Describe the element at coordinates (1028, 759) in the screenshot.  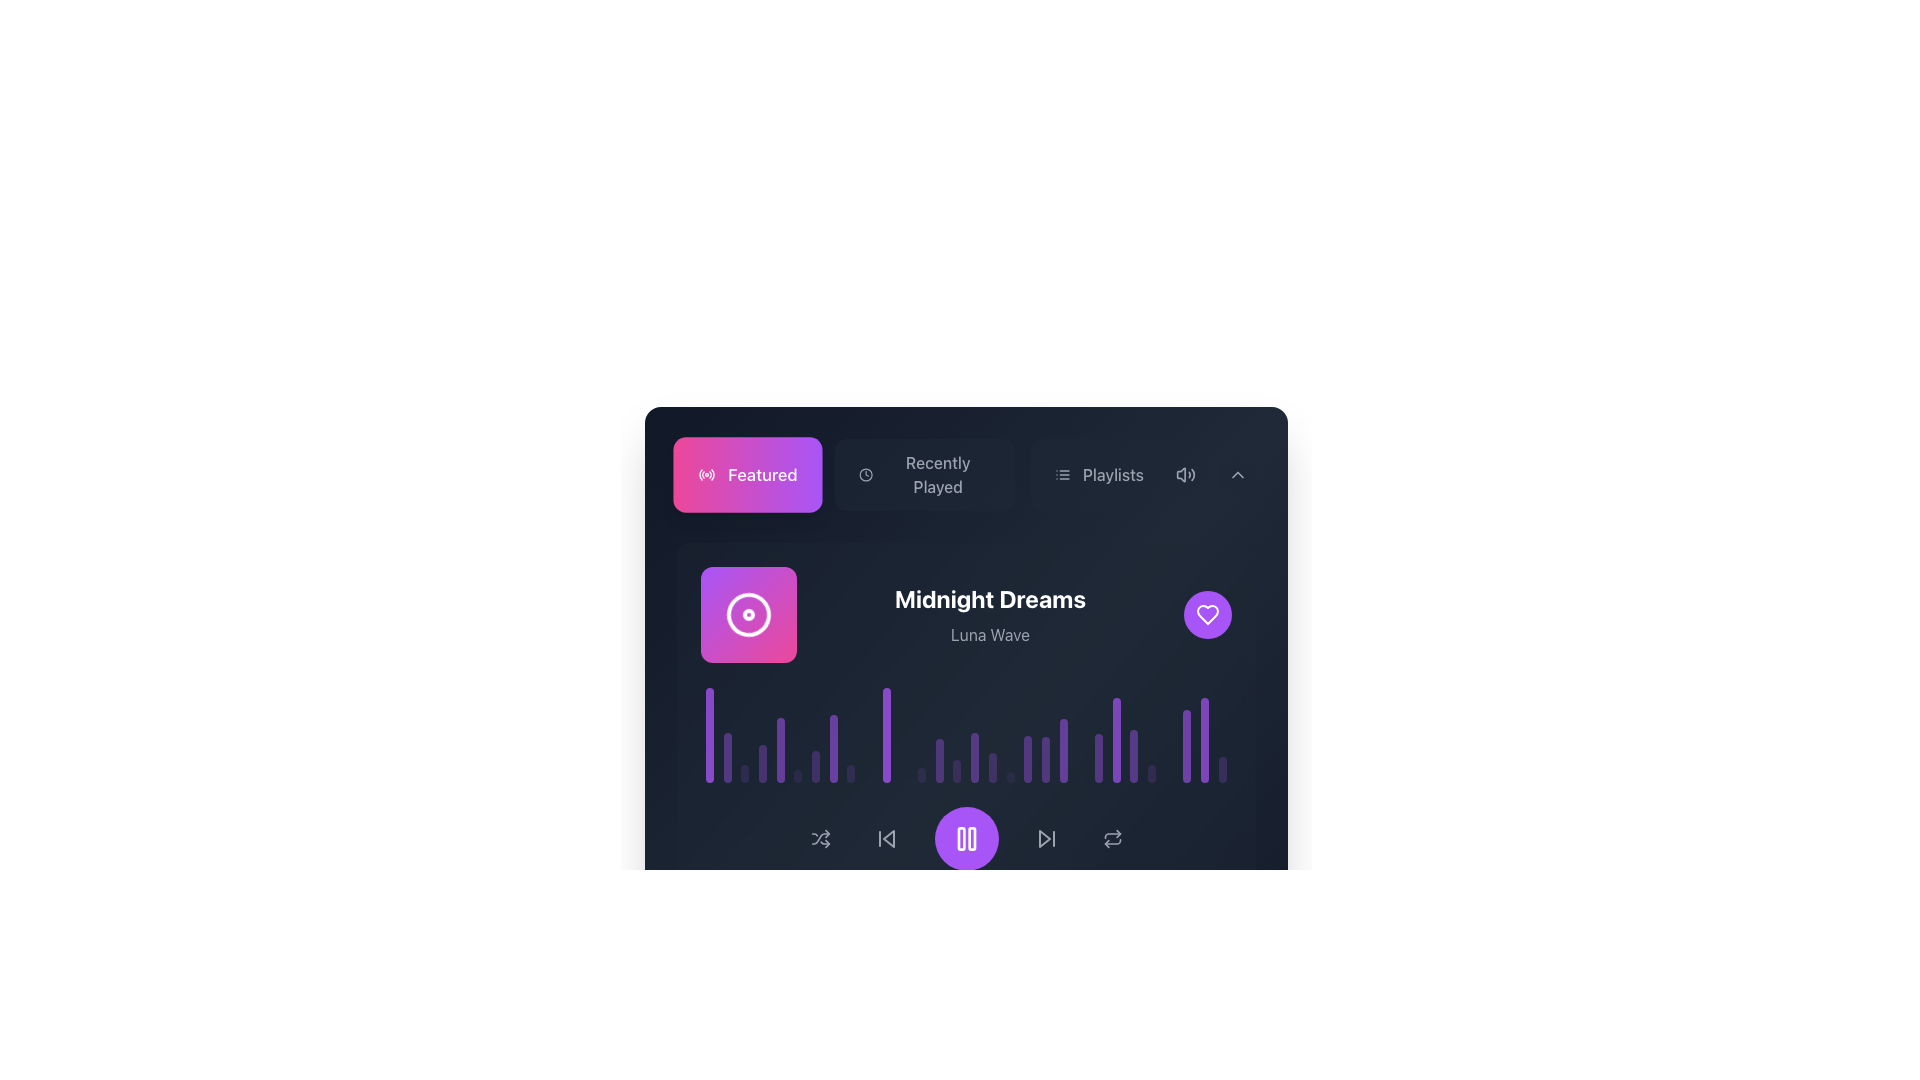
I see `the seventeenth purple vertical bar in the graphical visualization element, which has rounded top and bottom edges, located centrally in the lower part of the interface` at that location.